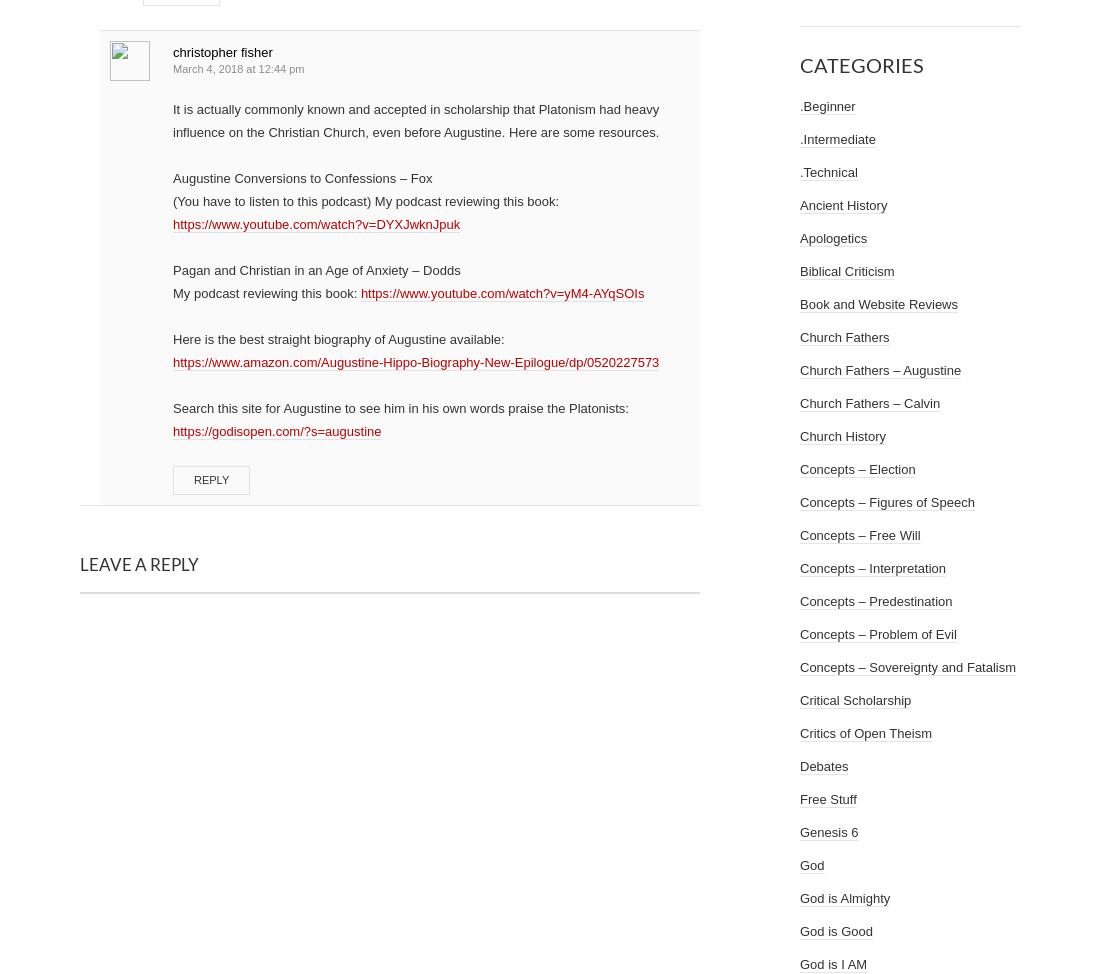 The height and width of the screenshot is (974, 1100). I want to click on 'https://www.youtube.com/watch?v=DYXJwknJpuk', so click(315, 223).